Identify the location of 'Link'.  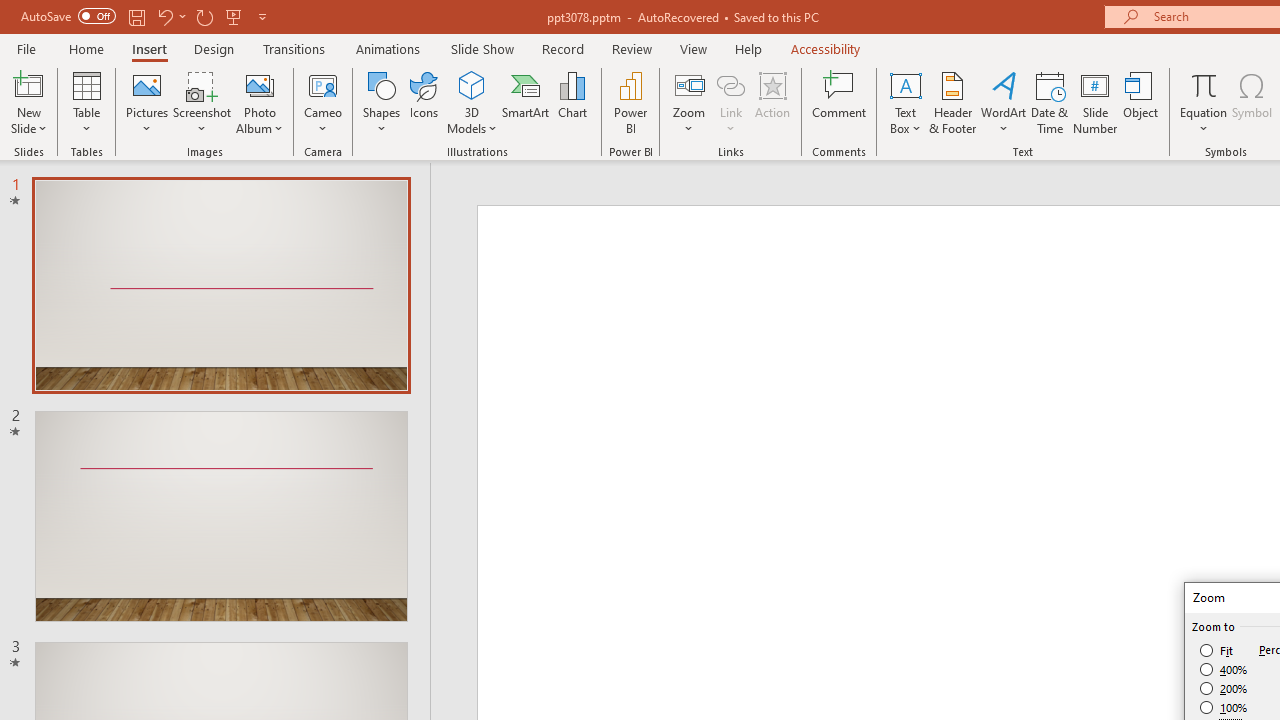
(730, 84).